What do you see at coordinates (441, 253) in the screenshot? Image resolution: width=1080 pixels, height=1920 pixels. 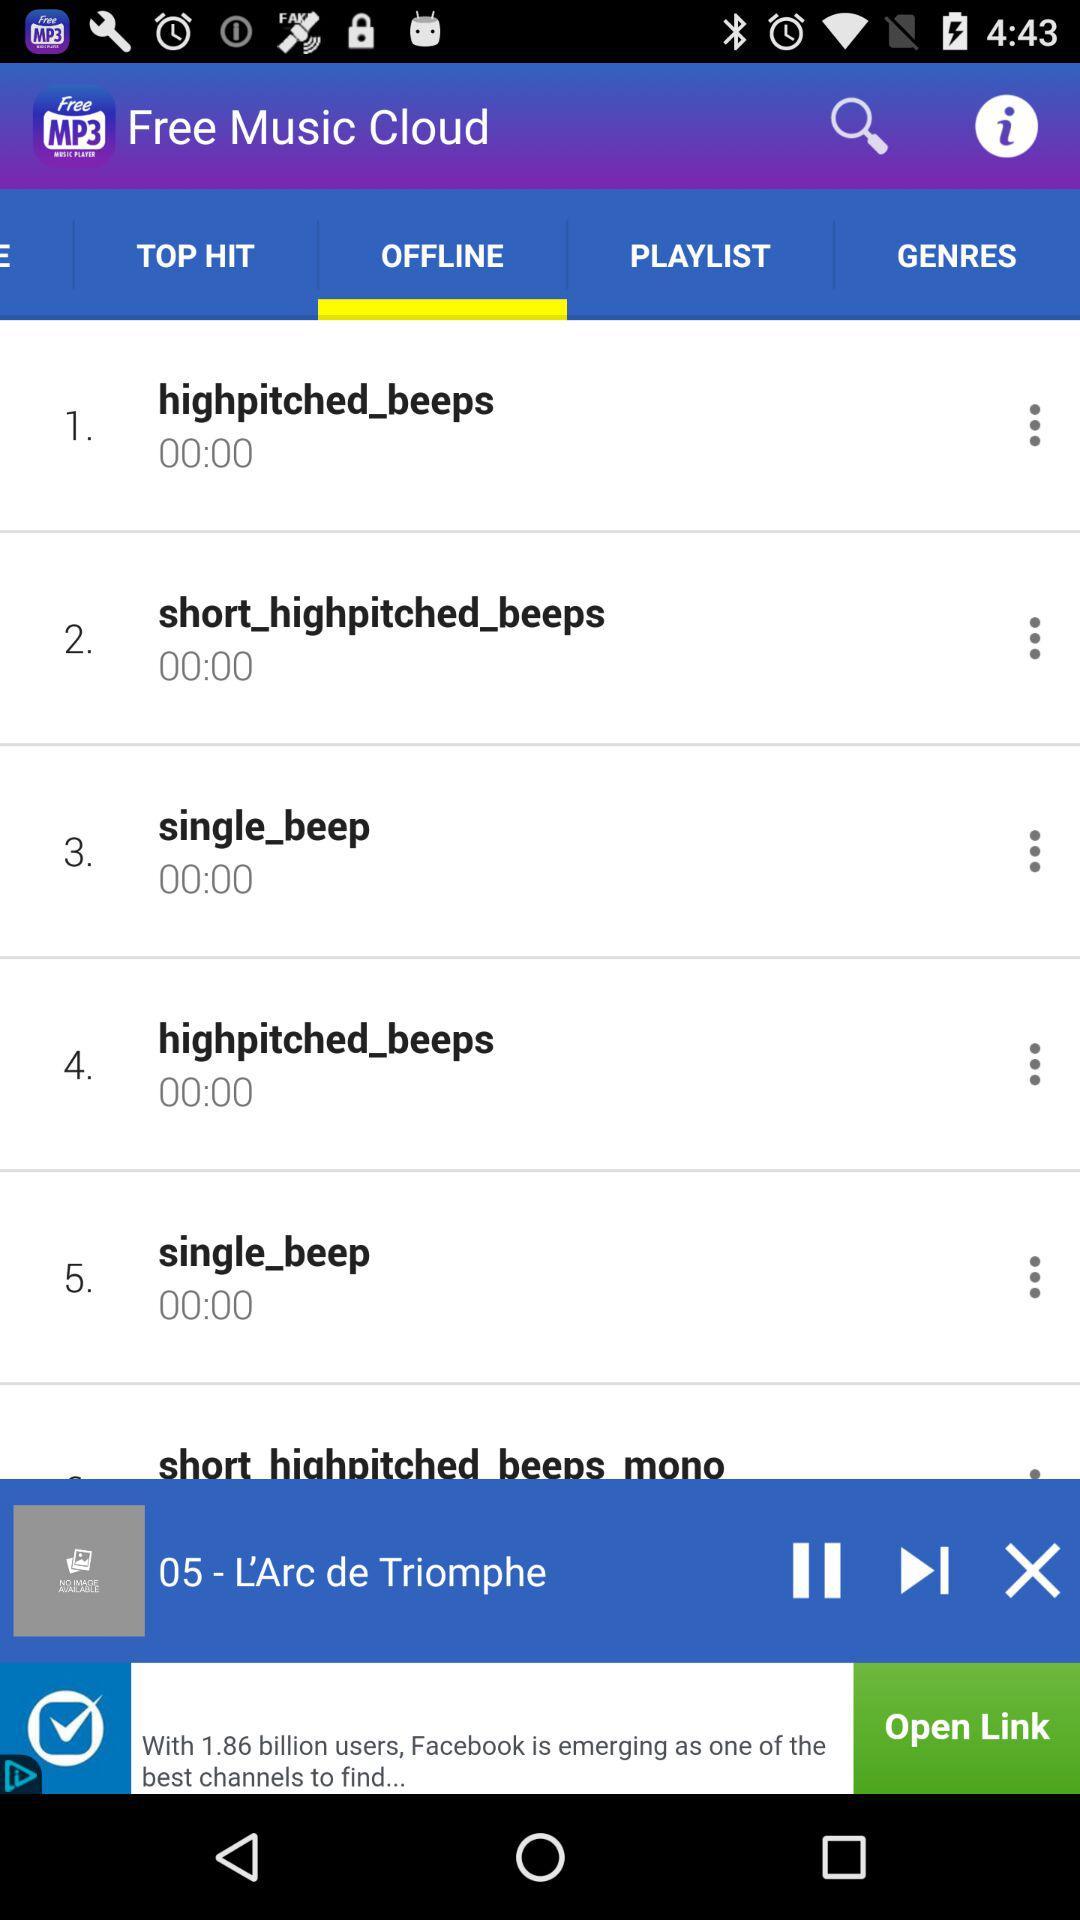 I see `app to the right of the top hit` at bounding box center [441, 253].